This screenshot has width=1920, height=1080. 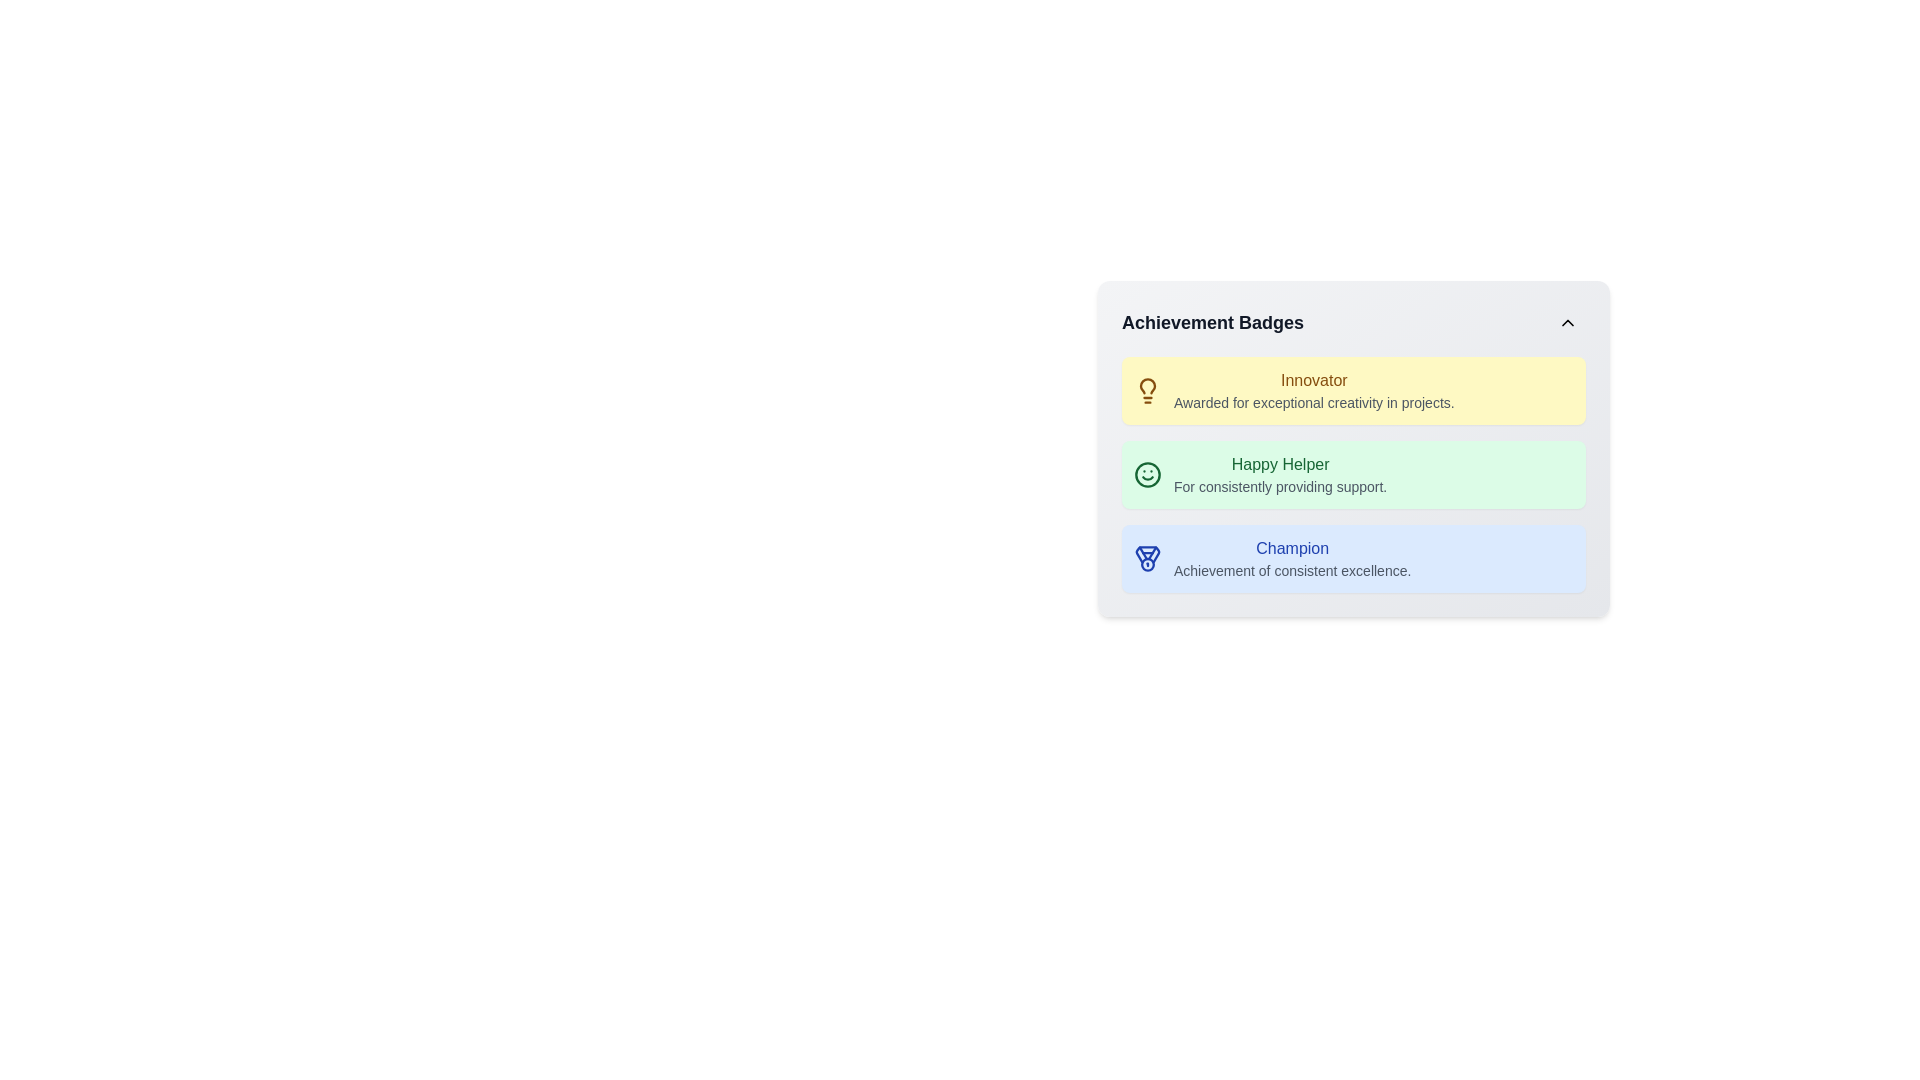 I want to click on the text label displaying 'Champion', which is styled in blue and positioned above the descriptive text in the 'Achievement Badges' list interface, so click(x=1292, y=548).